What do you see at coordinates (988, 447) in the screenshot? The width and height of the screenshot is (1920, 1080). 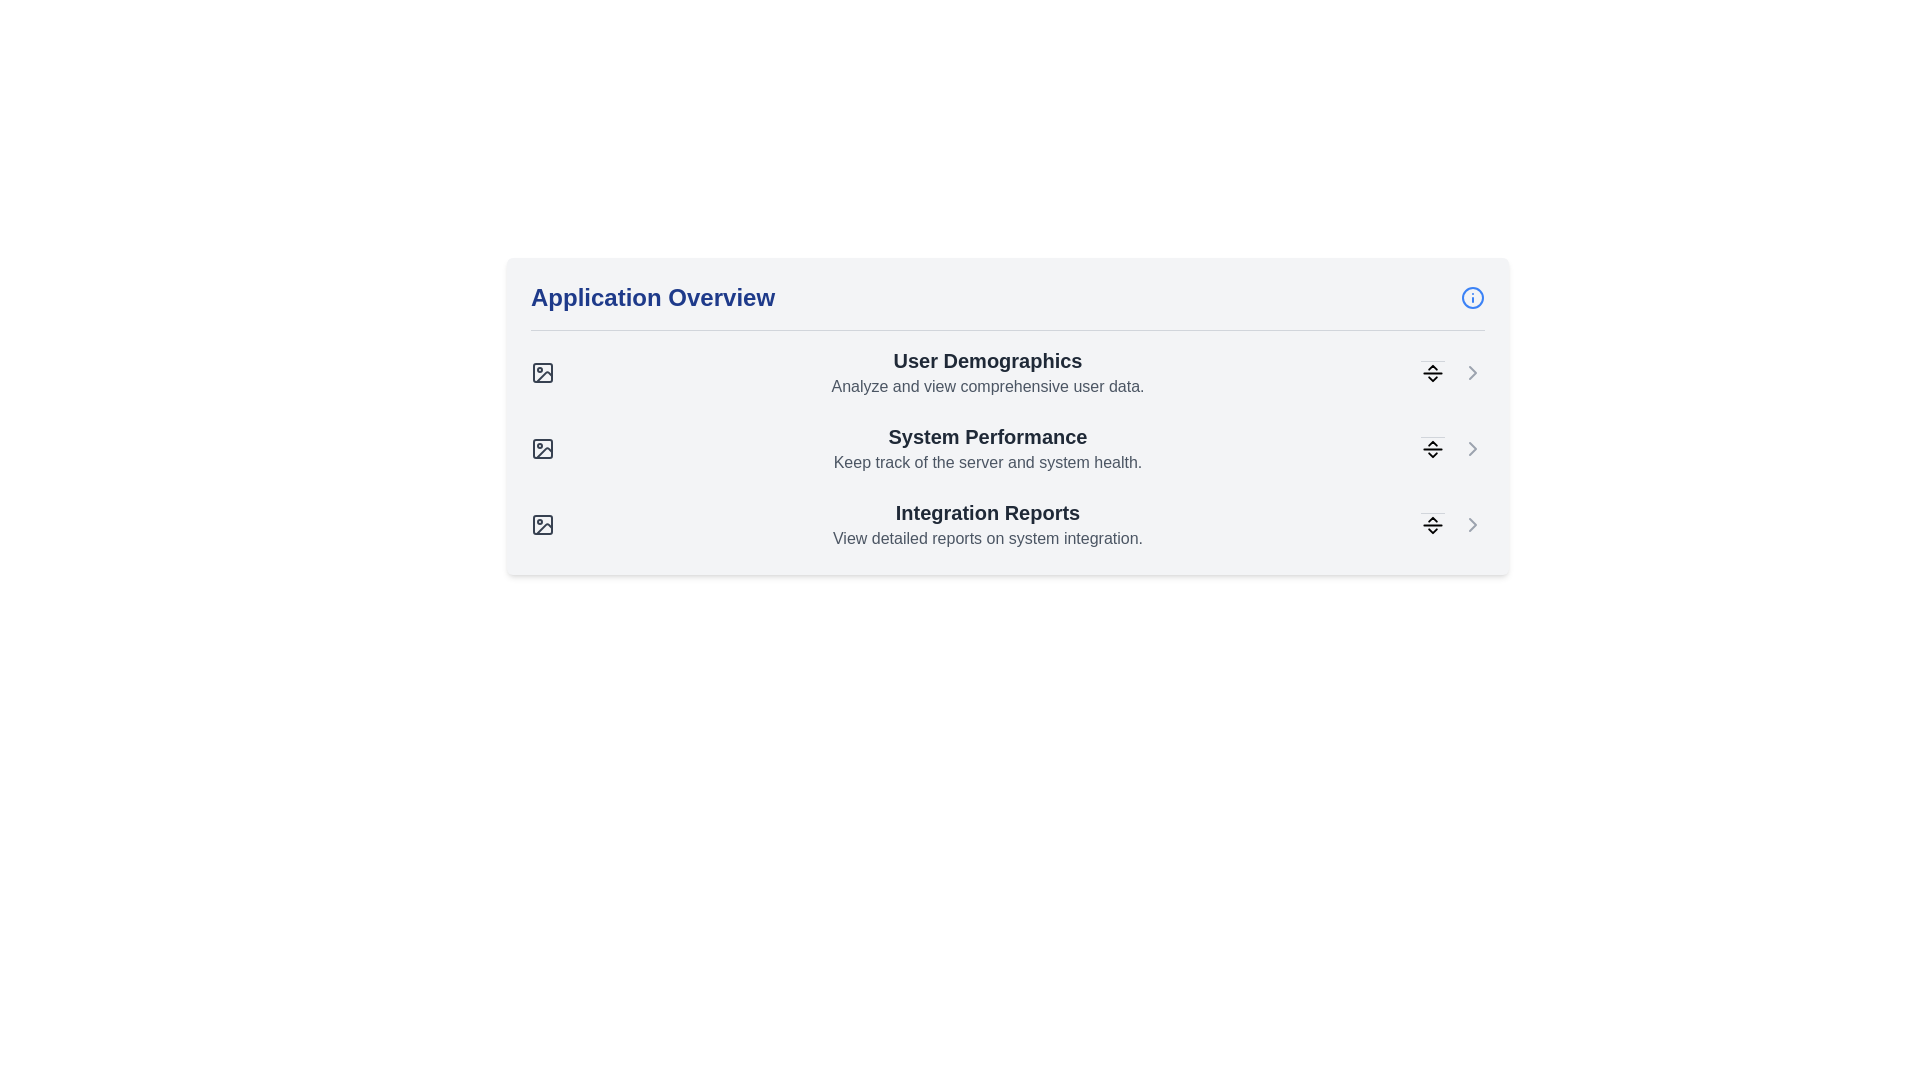 I see `information displayed in the 'System Performance' informational block, which includes the bold title and the smaller message about server and system health` at bounding box center [988, 447].